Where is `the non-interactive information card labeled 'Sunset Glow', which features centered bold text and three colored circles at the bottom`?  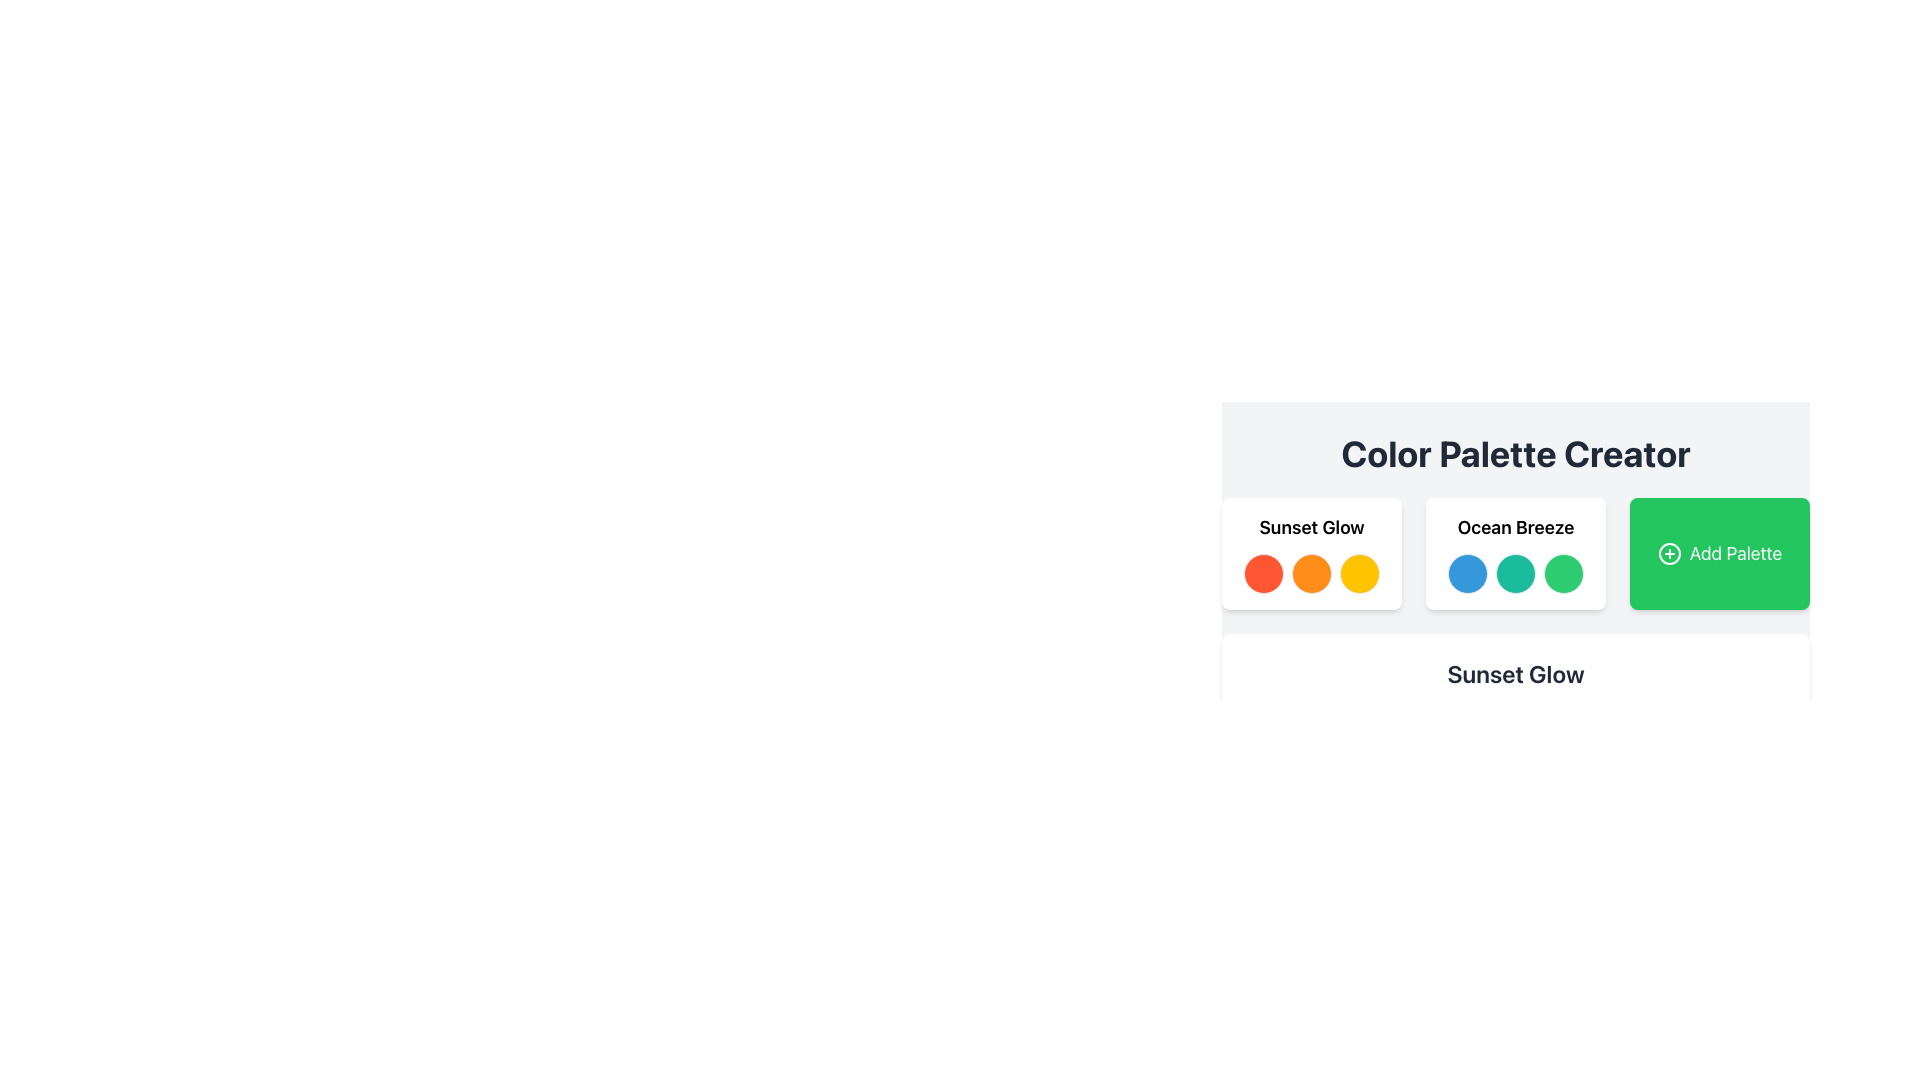 the non-interactive information card labeled 'Sunset Glow', which features centered bold text and three colored circles at the bottom is located at coordinates (1311, 554).